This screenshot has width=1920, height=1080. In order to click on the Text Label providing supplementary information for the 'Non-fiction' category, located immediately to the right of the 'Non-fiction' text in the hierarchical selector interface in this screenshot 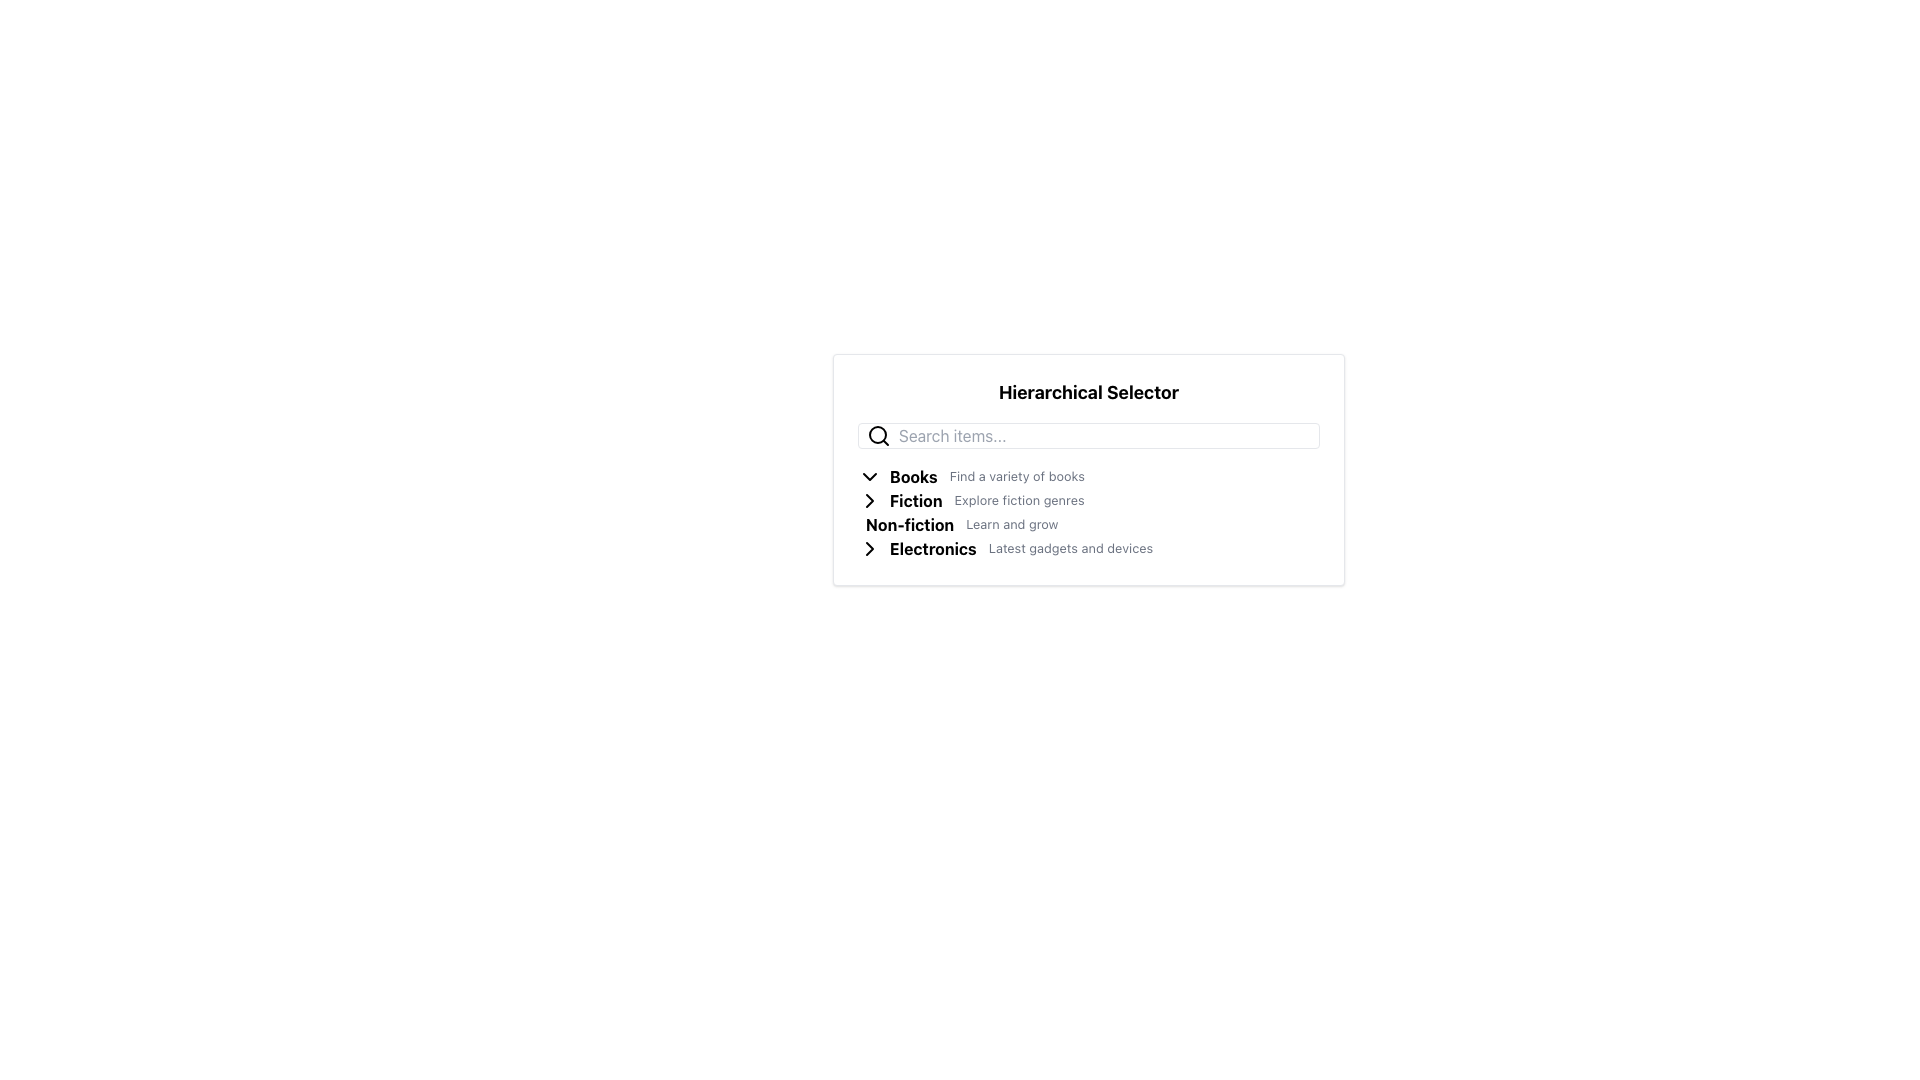, I will do `click(1012, 523)`.